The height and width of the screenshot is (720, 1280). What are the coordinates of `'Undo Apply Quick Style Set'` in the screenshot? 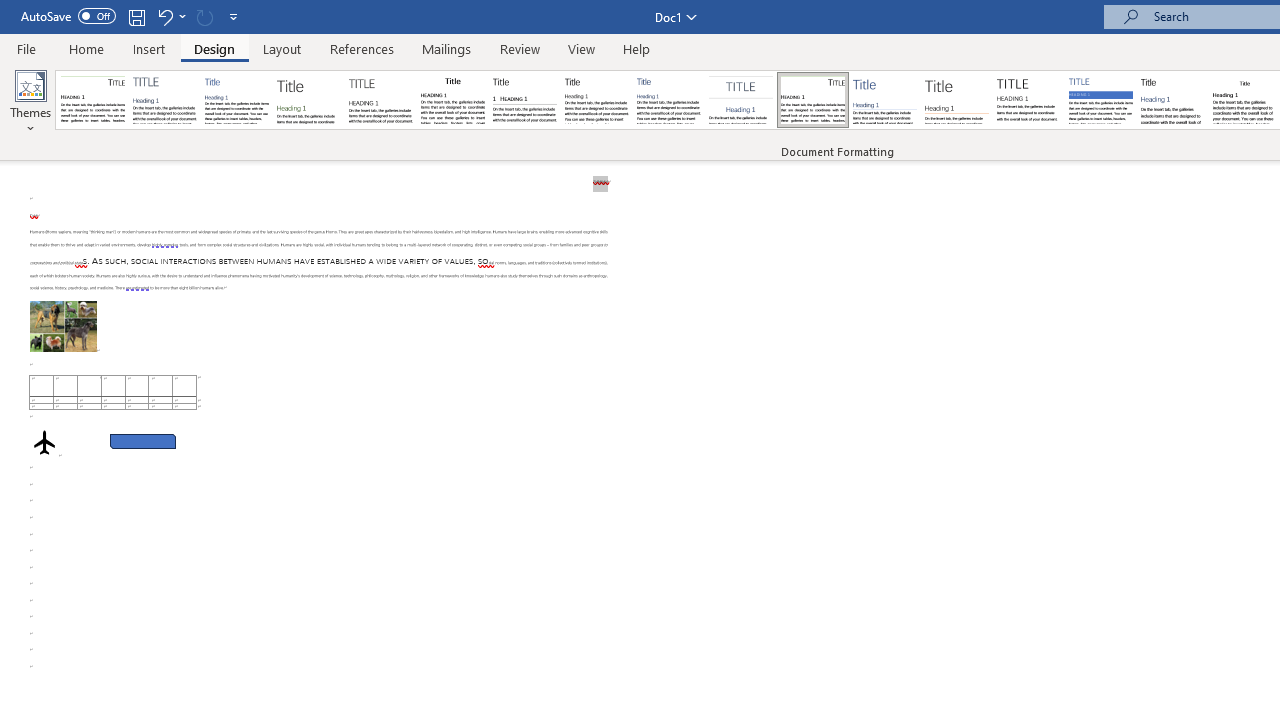 It's located at (164, 16).